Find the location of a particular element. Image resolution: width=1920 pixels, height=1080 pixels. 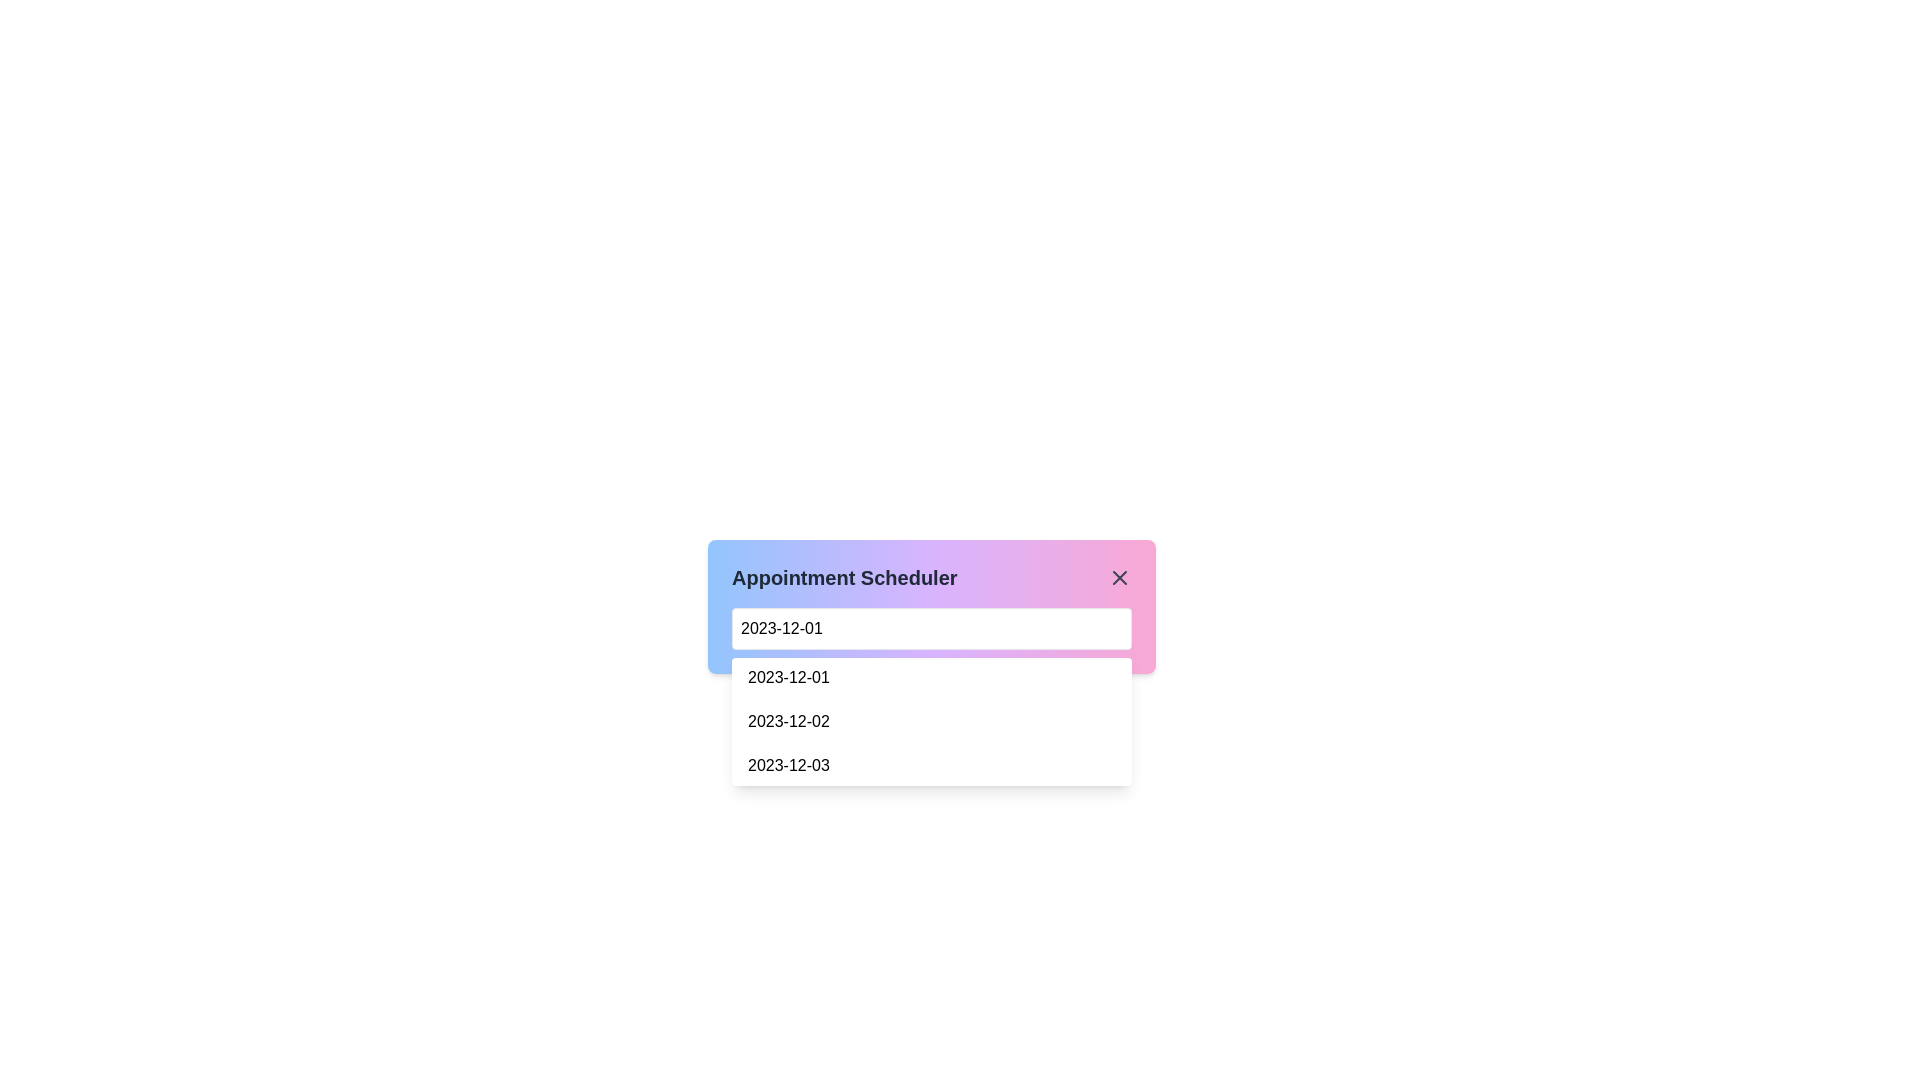

the 'X' icon button in the top-right corner of the 'Appointment Scheduler' bar is located at coordinates (1118, 578).